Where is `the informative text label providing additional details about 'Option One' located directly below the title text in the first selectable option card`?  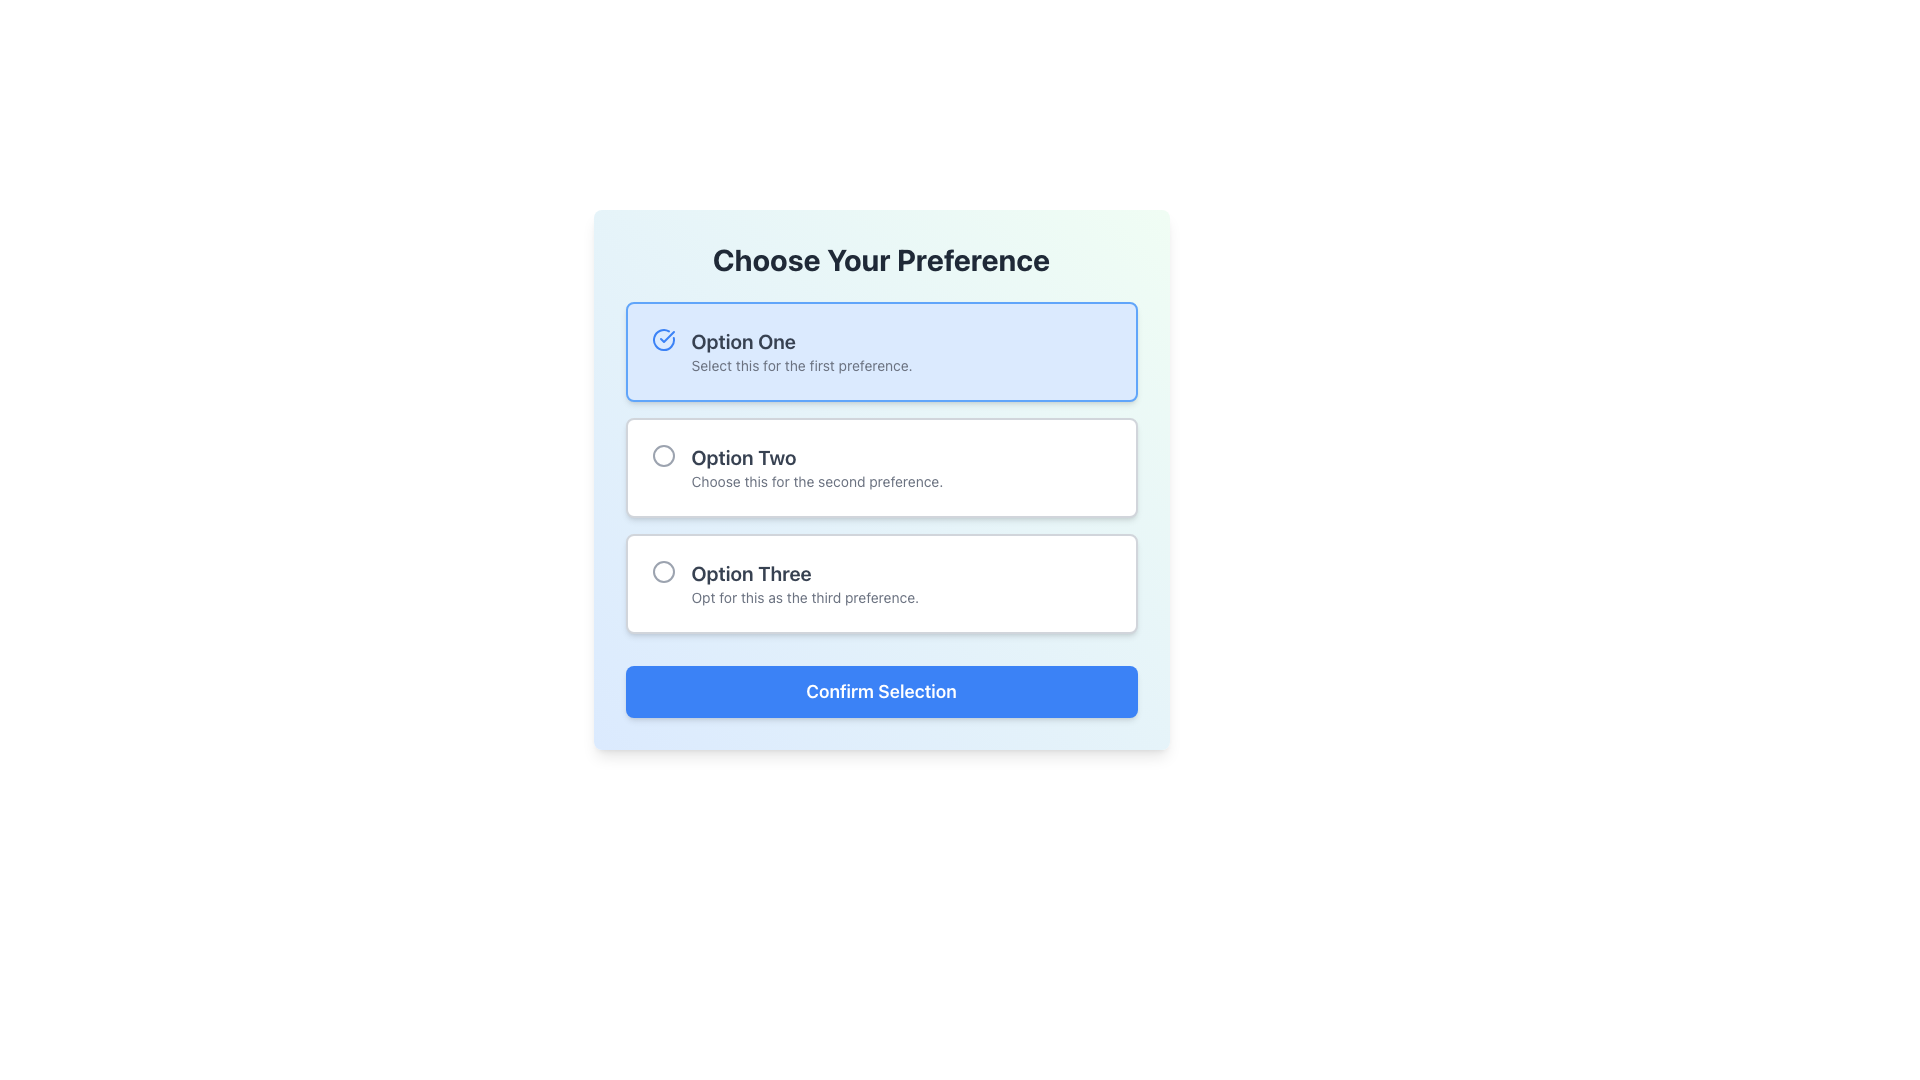 the informative text label providing additional details about 'Option One' located directly below the title text in the first selectable option card is located at coordinates (802, 366).